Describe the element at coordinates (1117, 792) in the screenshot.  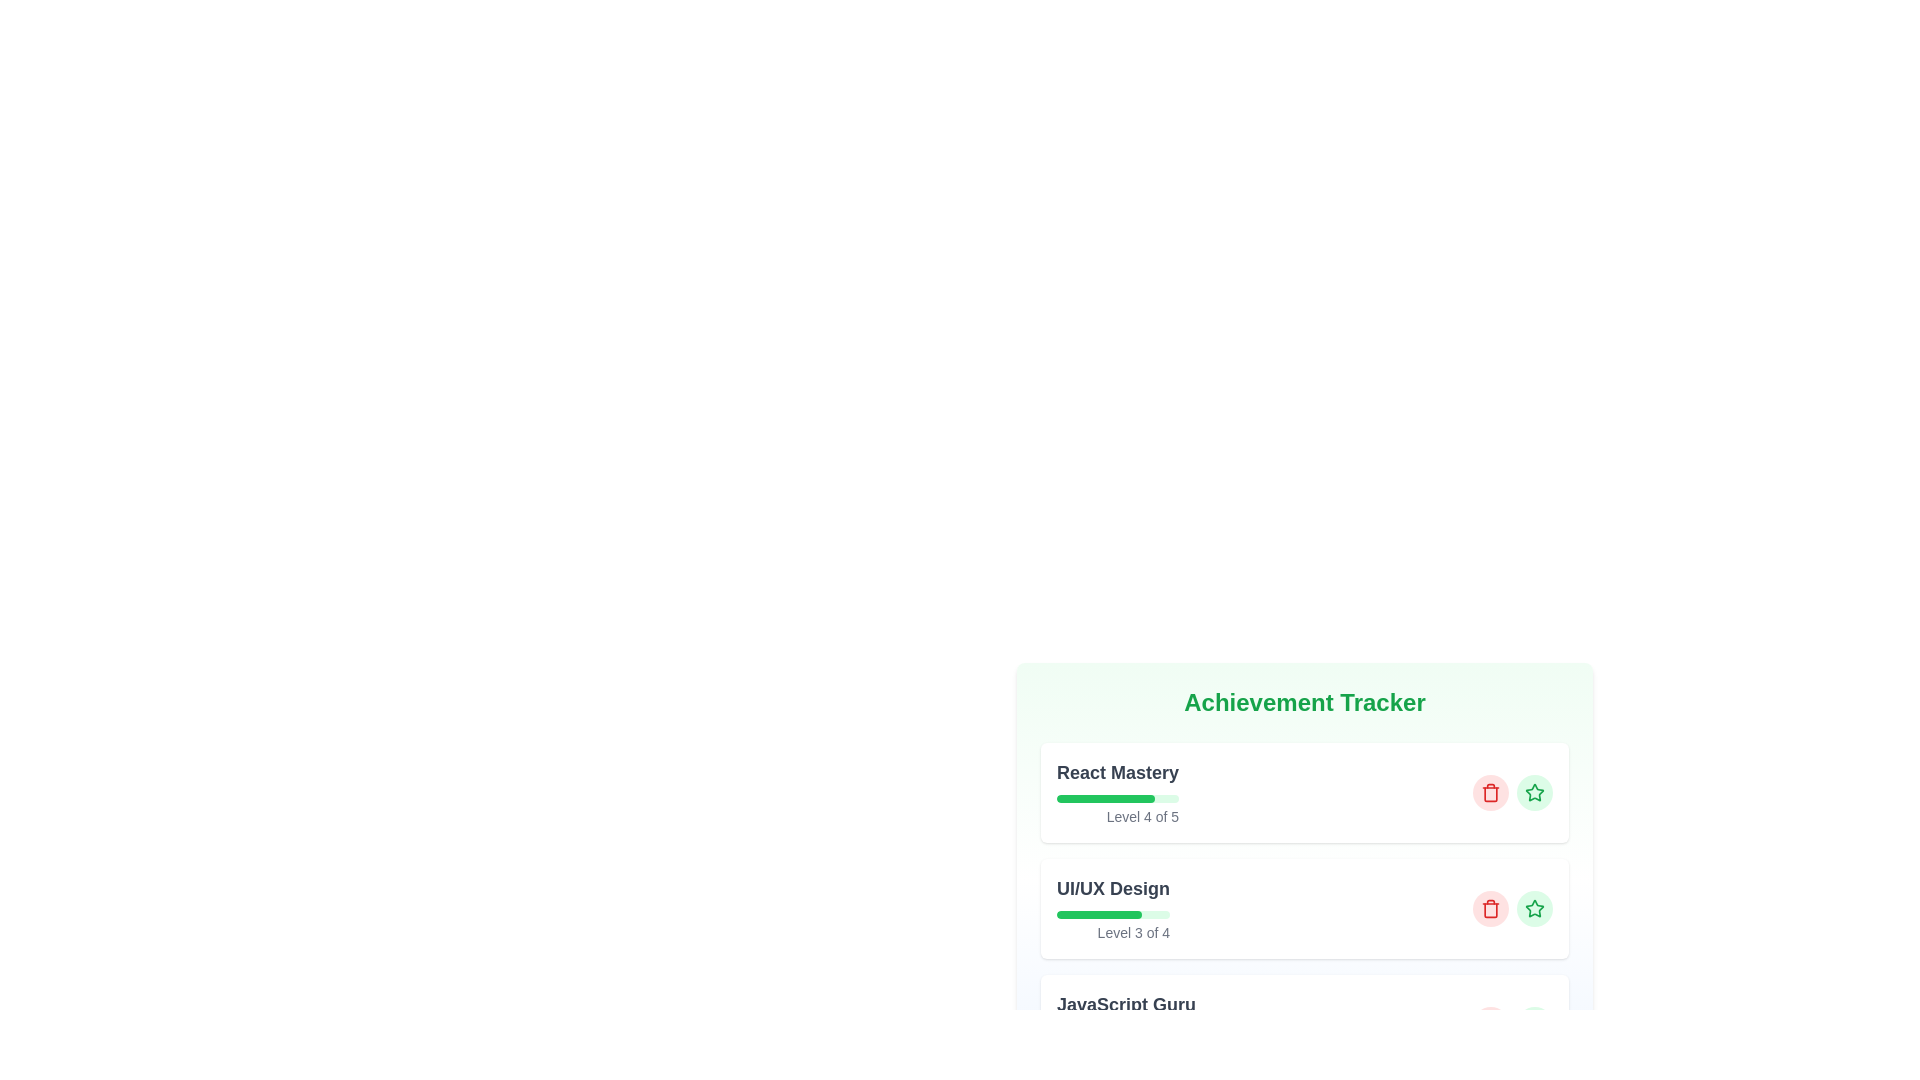
I see `the 'React Mastery' progress bar with text, which displays a green filled portion and the text 'Level 4 of 5' underneath, located in the first card under 'Achievement Tracker'` at that location.